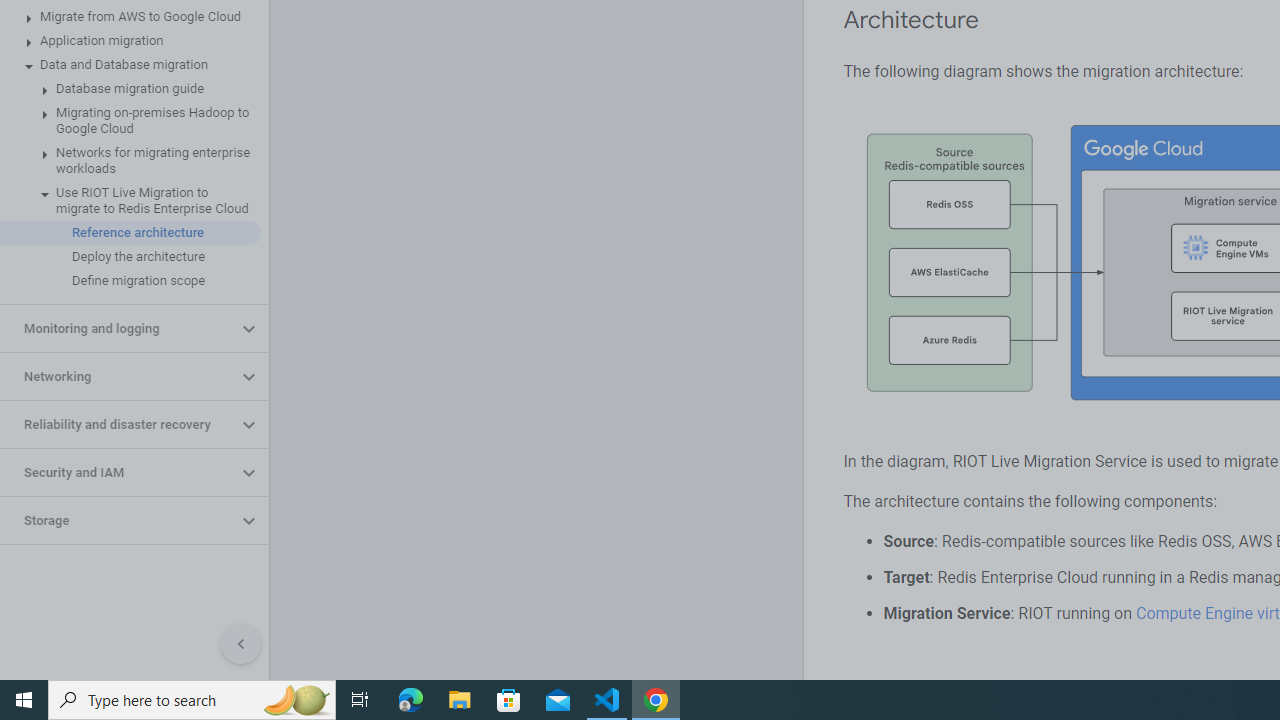 The height and width of the screenshot is (720, 1280). Describe the element at coordinates (129, 120) in the screenshot. I see `'Migrating on-premises Hadoop to Google Cloud'` at that location.